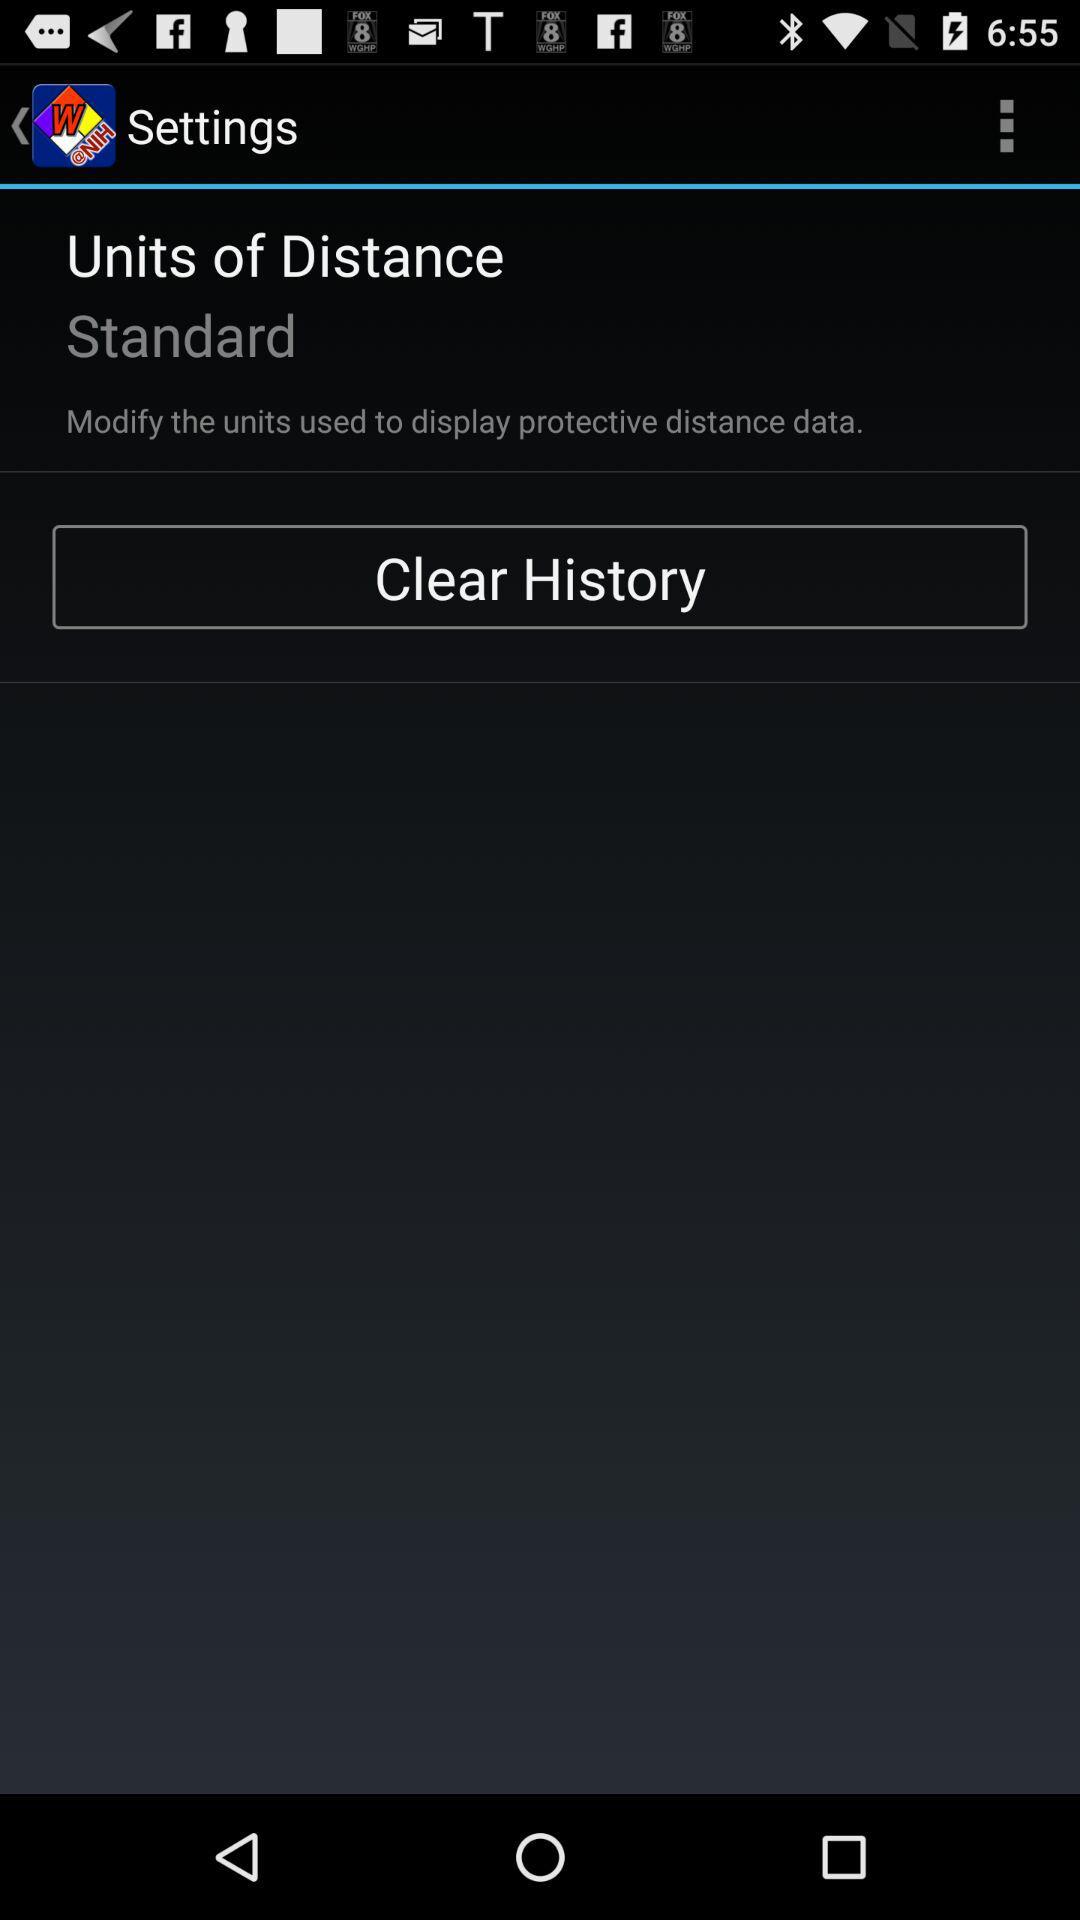 The width and height of the screenshot is (1080, 1920). Describe the element at coordinates (540, 576) in the screenshot. I see `the clear history` at that location.